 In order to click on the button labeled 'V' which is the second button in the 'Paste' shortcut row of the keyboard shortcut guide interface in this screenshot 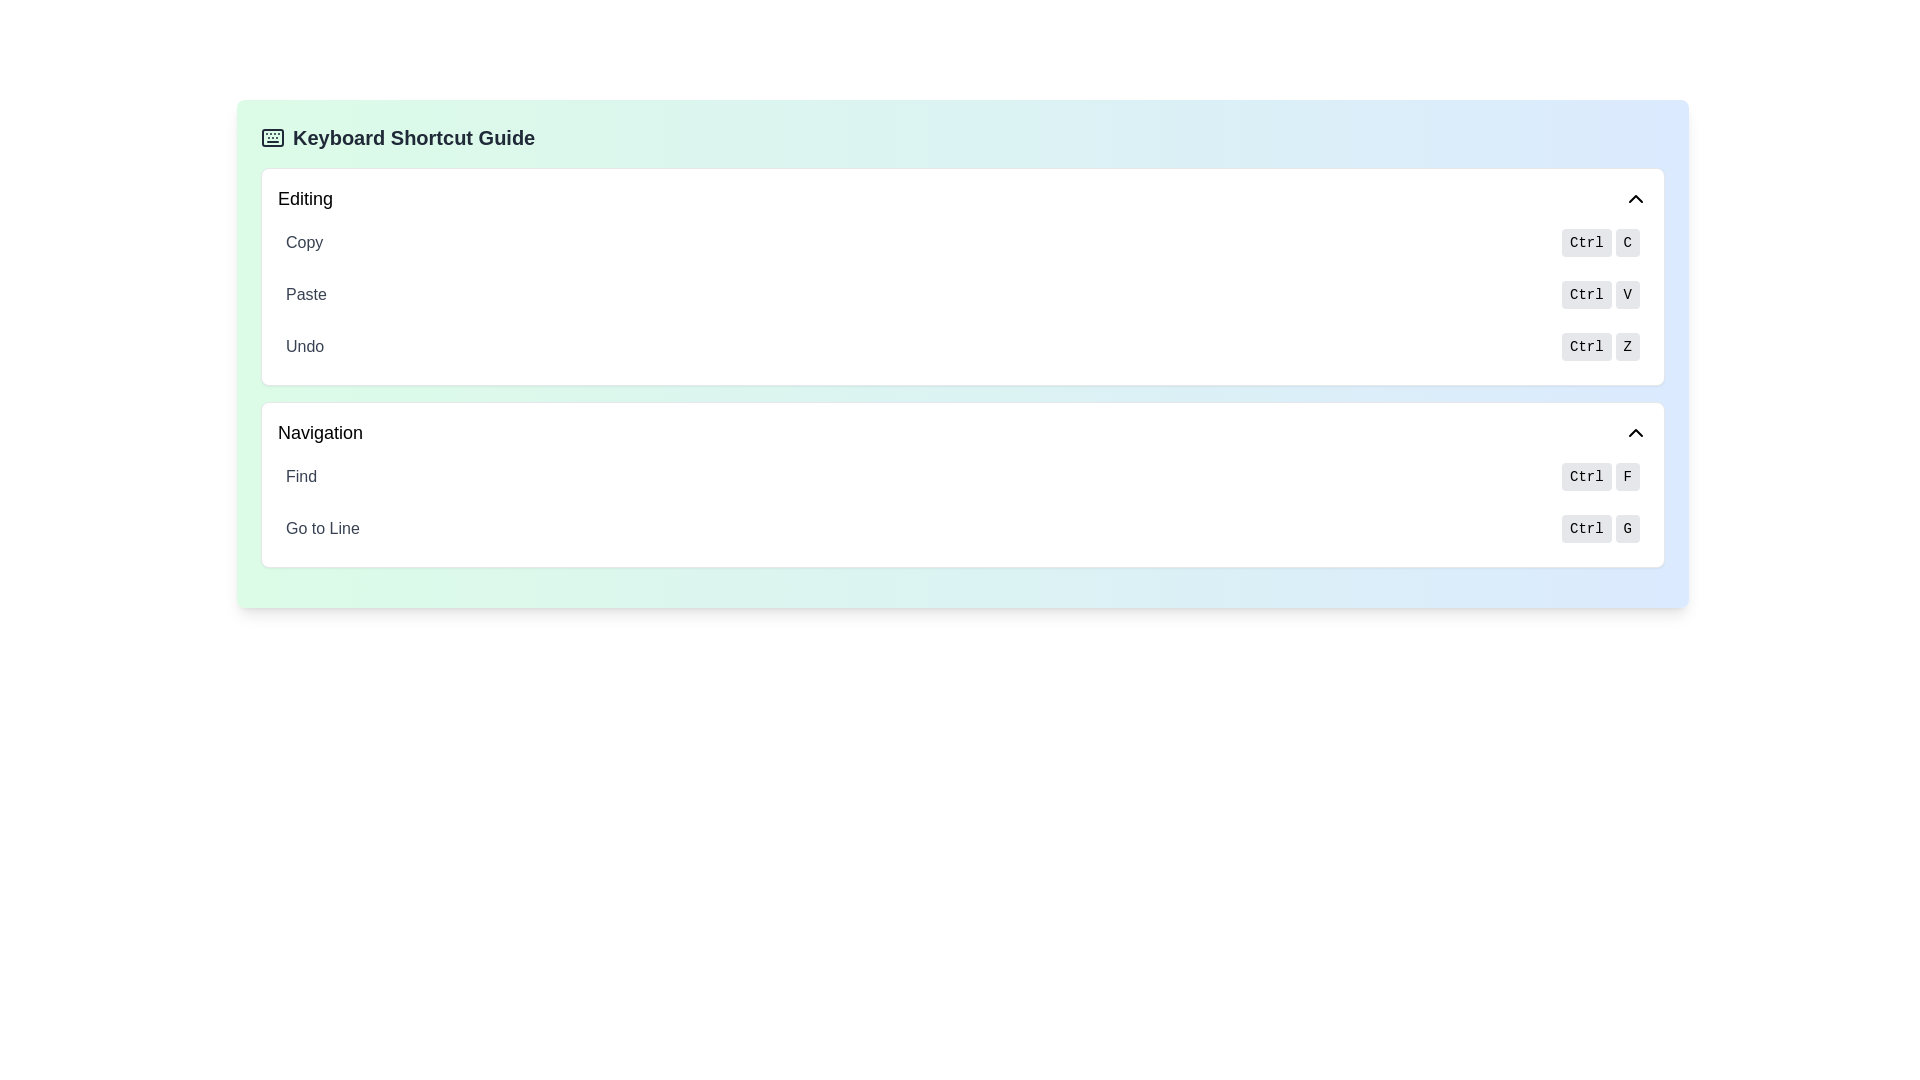, I will do `click(1627, 294)`.